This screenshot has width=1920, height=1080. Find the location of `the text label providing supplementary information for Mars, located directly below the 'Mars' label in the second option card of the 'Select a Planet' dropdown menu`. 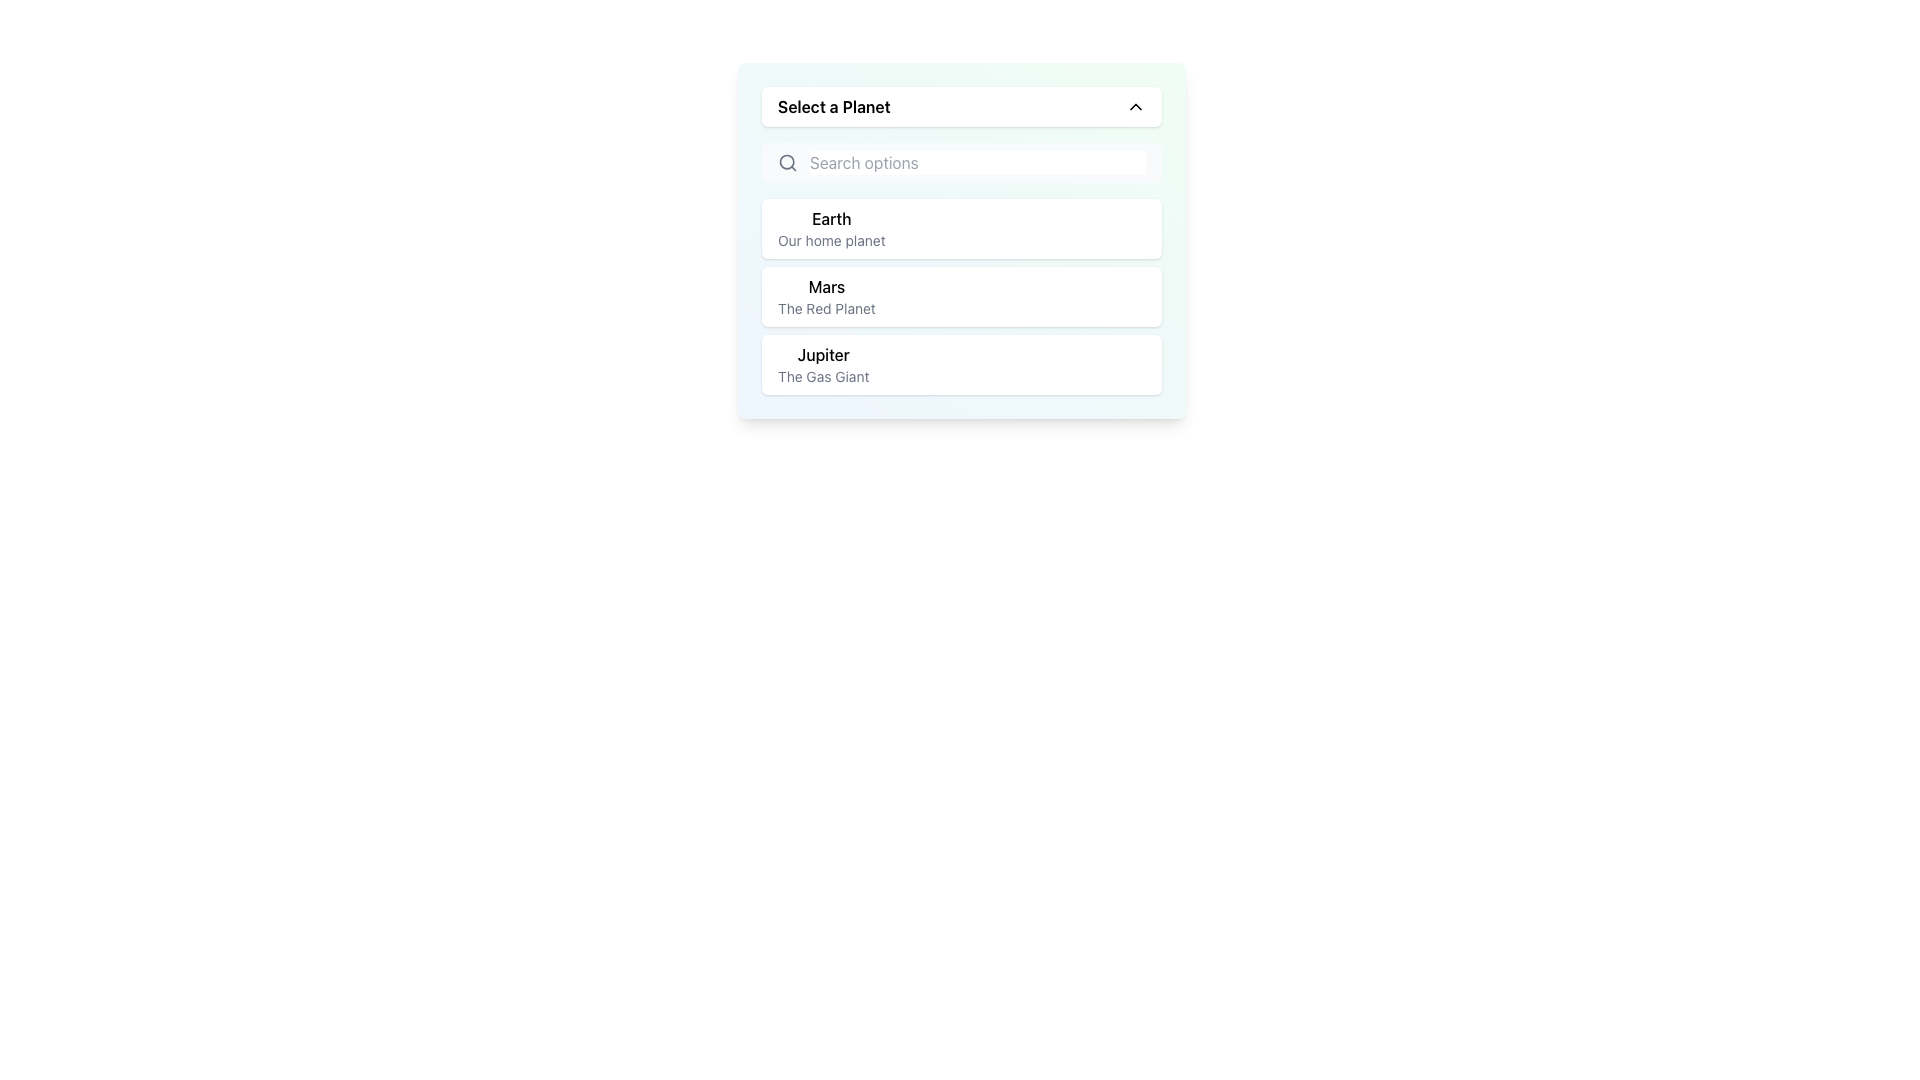

the text label providing supplementary information for Mars, located directly below the 'Mars' label in the second option card of the 'Select a Planet' dropdown menu is located at coordinates (826, 308).